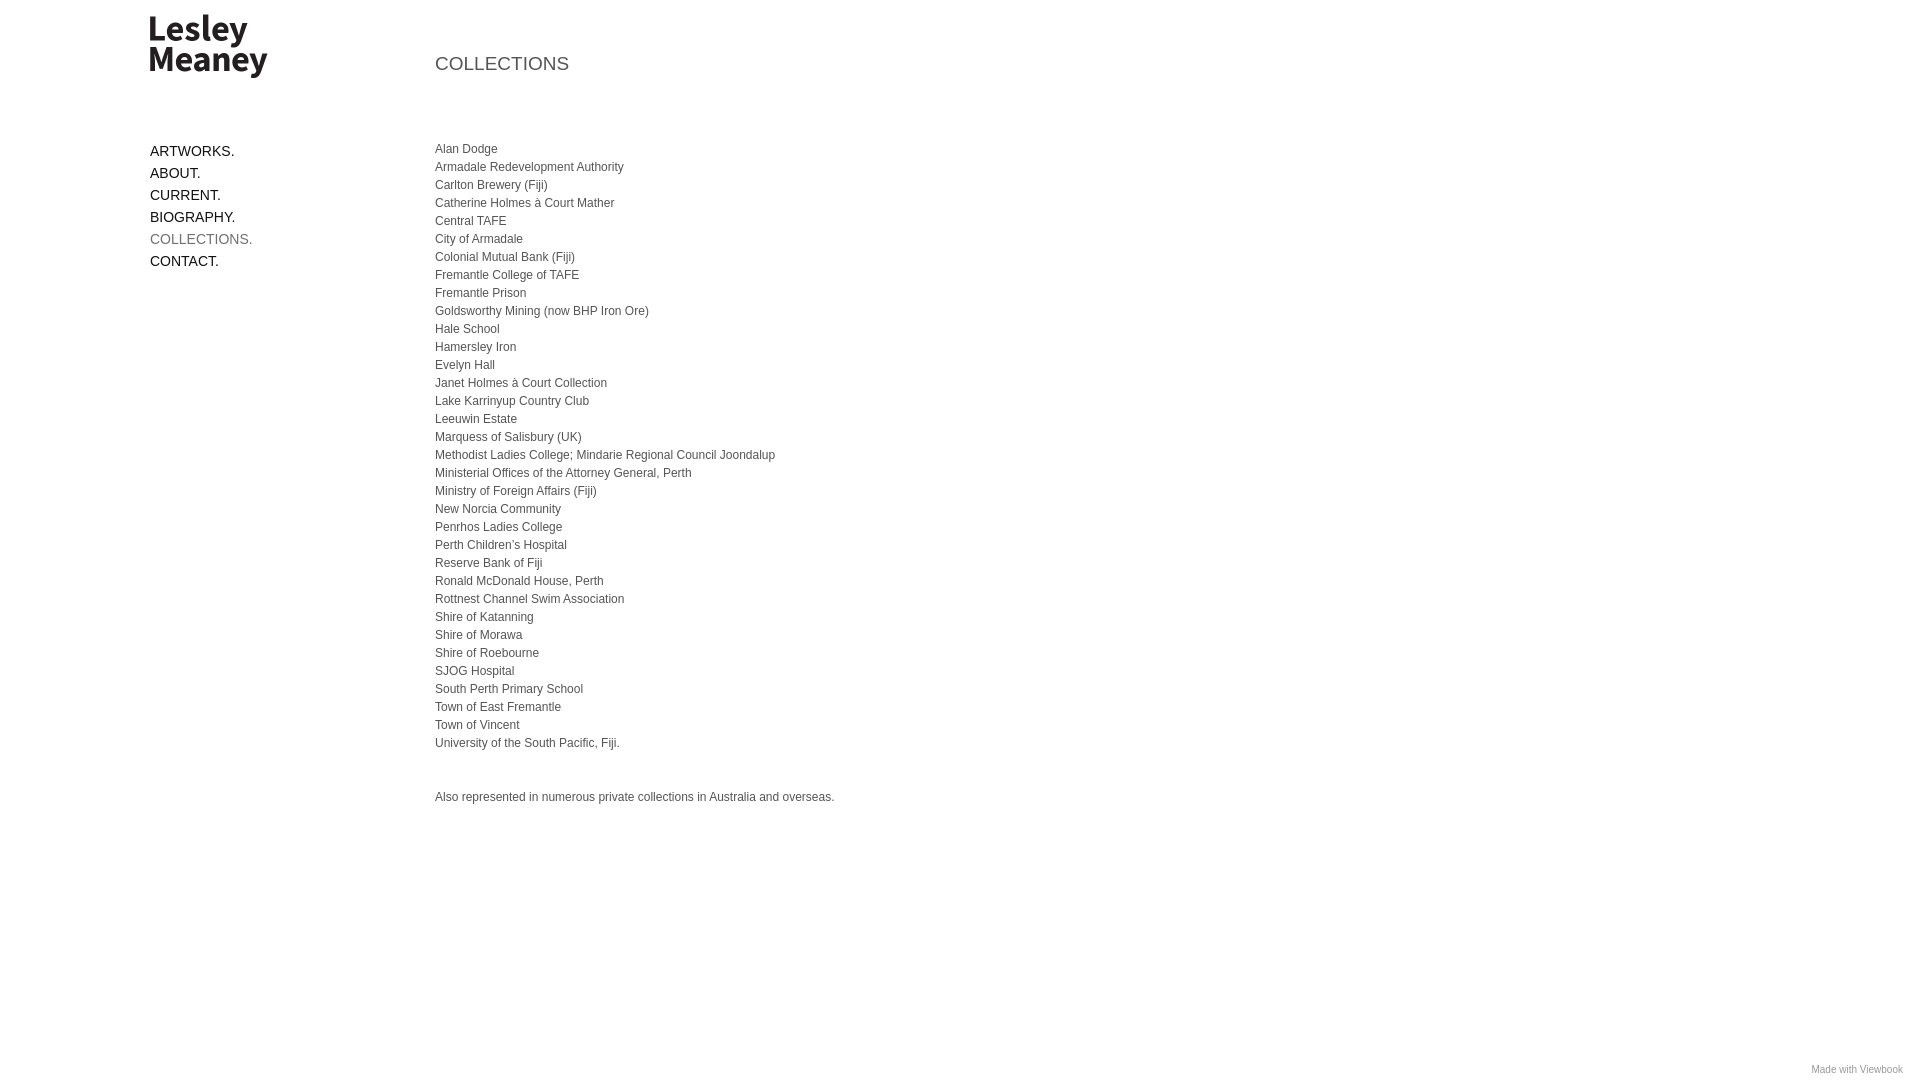 This screenshot has width=1920, height=1080. I want to click on 'ARTWORKS.', so click(148, 149).